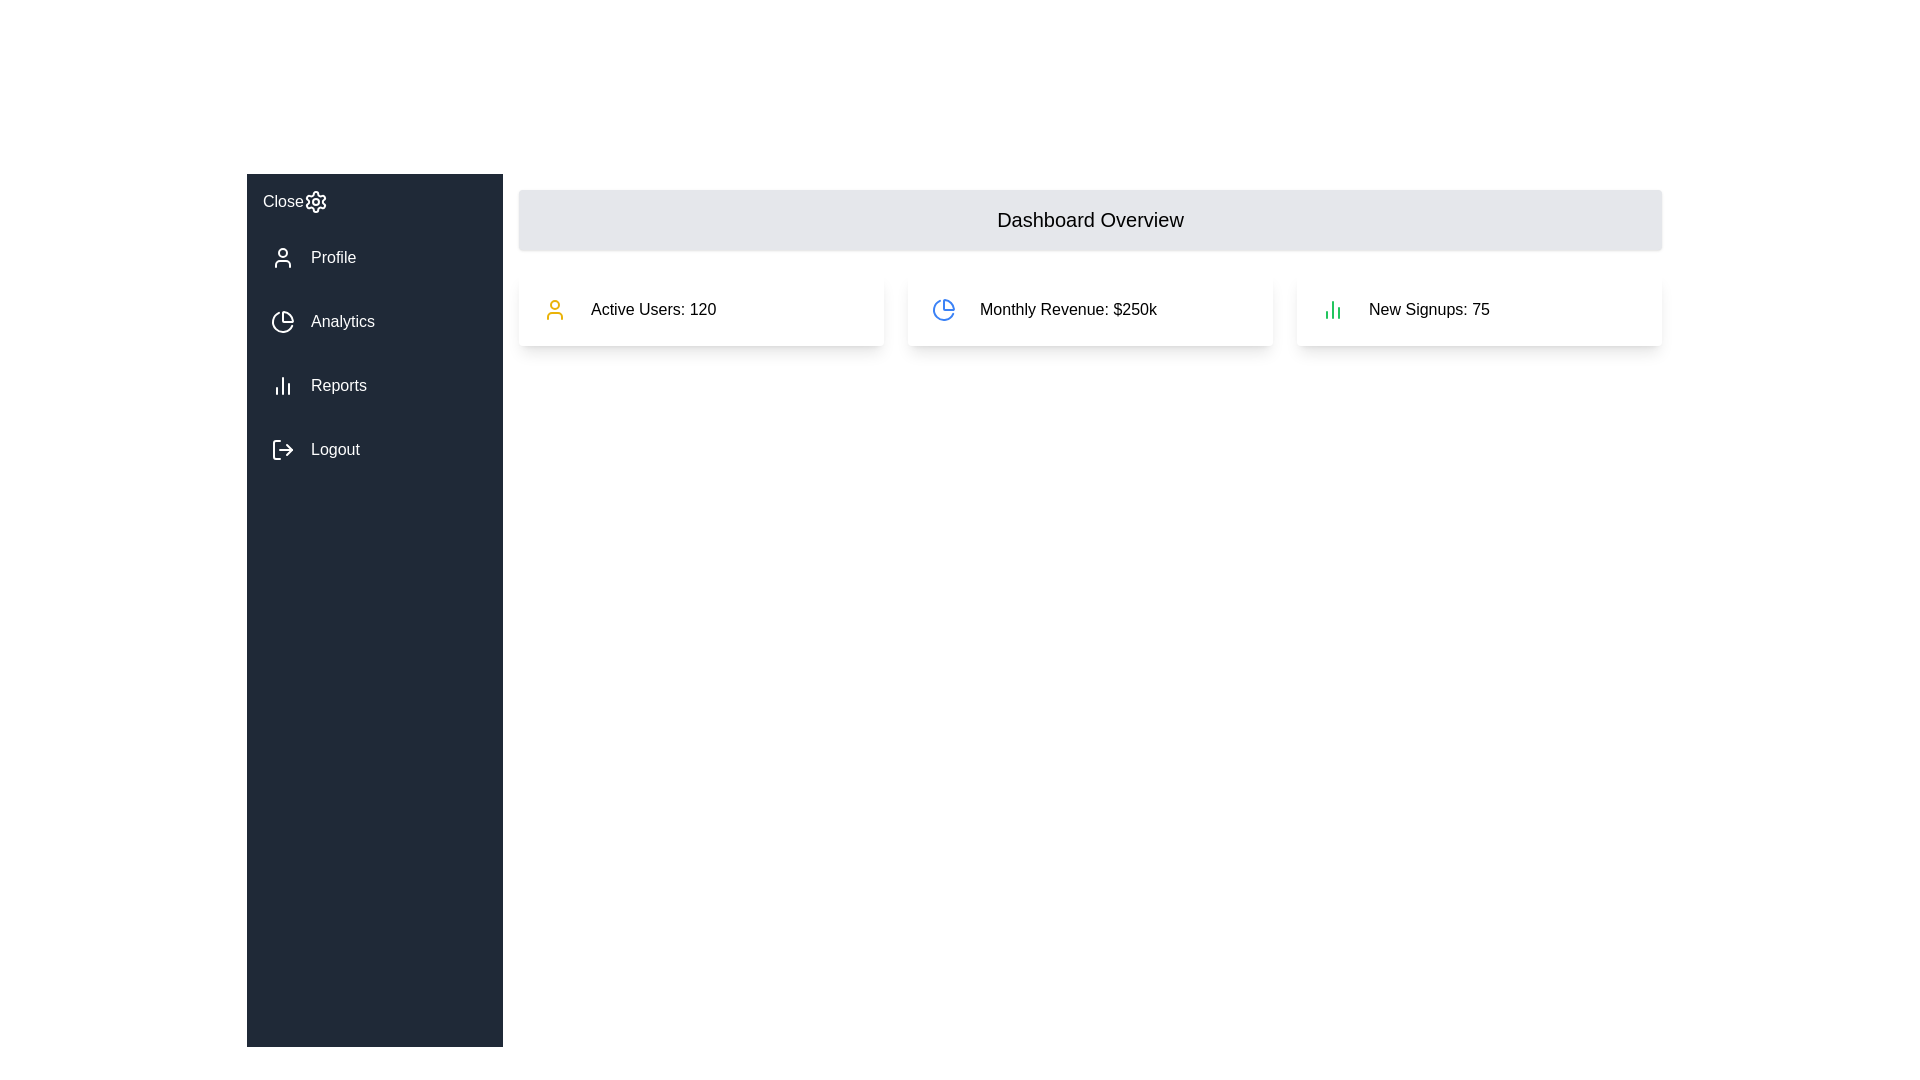  What do you see at coordinates (1479, 309) in the screenshot?
I see `the Informational Card displaying 'New Signups: 75', which is the third card in the grid located at the top-right corner` at bounding box center [1479, 309].